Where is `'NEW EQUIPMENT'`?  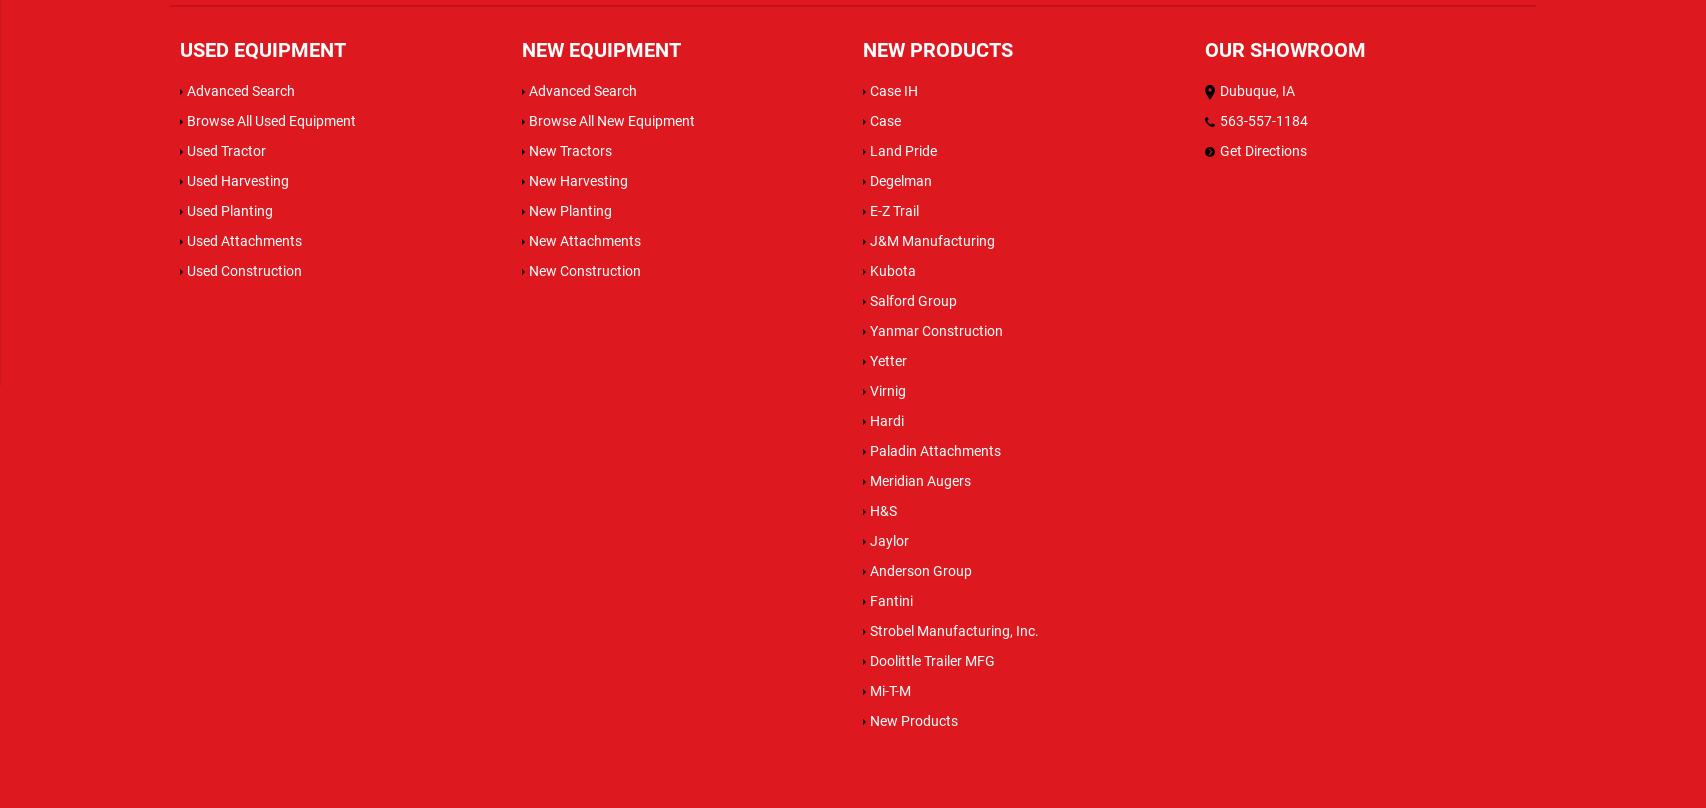
'NEW EQUIPMENT' is located at coordinates (520, 50).